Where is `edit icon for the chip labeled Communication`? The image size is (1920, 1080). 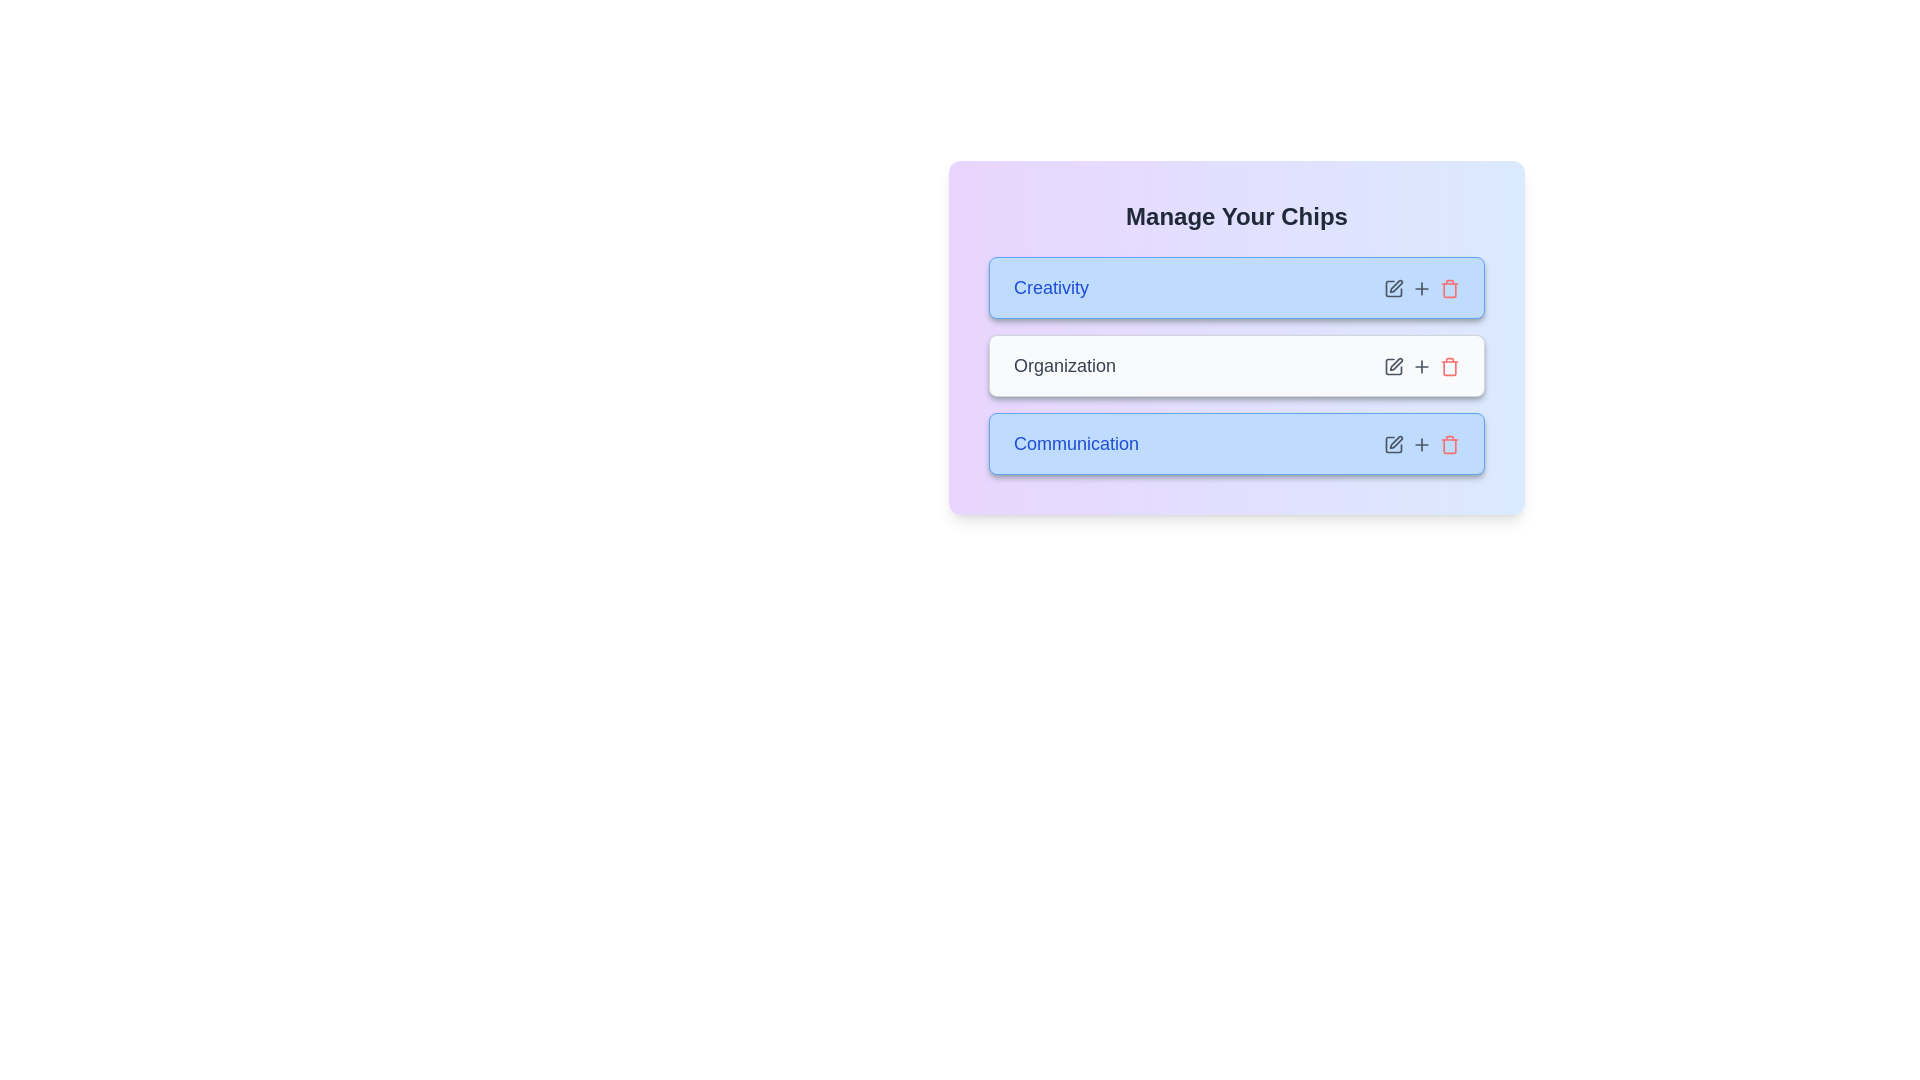
edit icon for the chip labeled Communication is located at coordinates (1392, 442).